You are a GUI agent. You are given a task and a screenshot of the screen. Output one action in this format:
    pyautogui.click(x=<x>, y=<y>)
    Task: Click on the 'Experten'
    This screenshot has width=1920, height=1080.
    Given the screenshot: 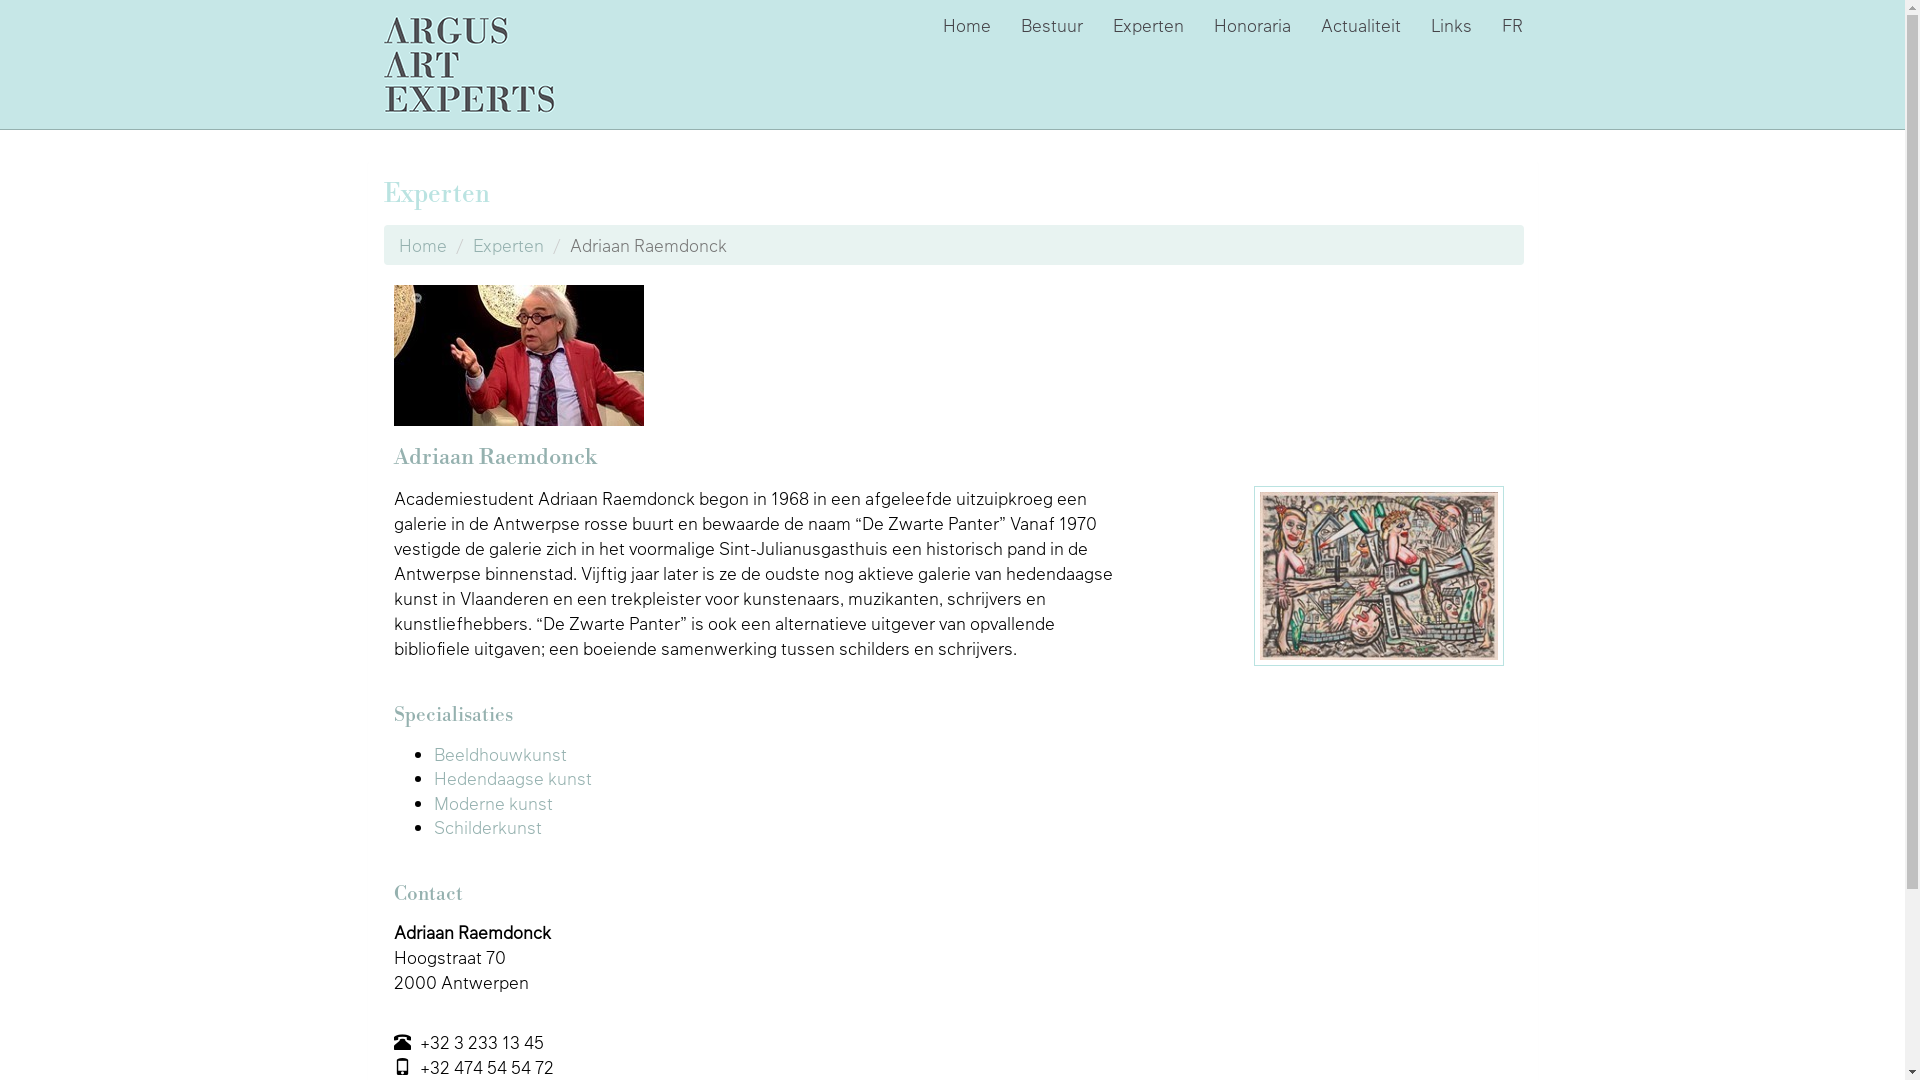 What is the action you would take?
    pyautogui.click(x=1148, y=24)
    